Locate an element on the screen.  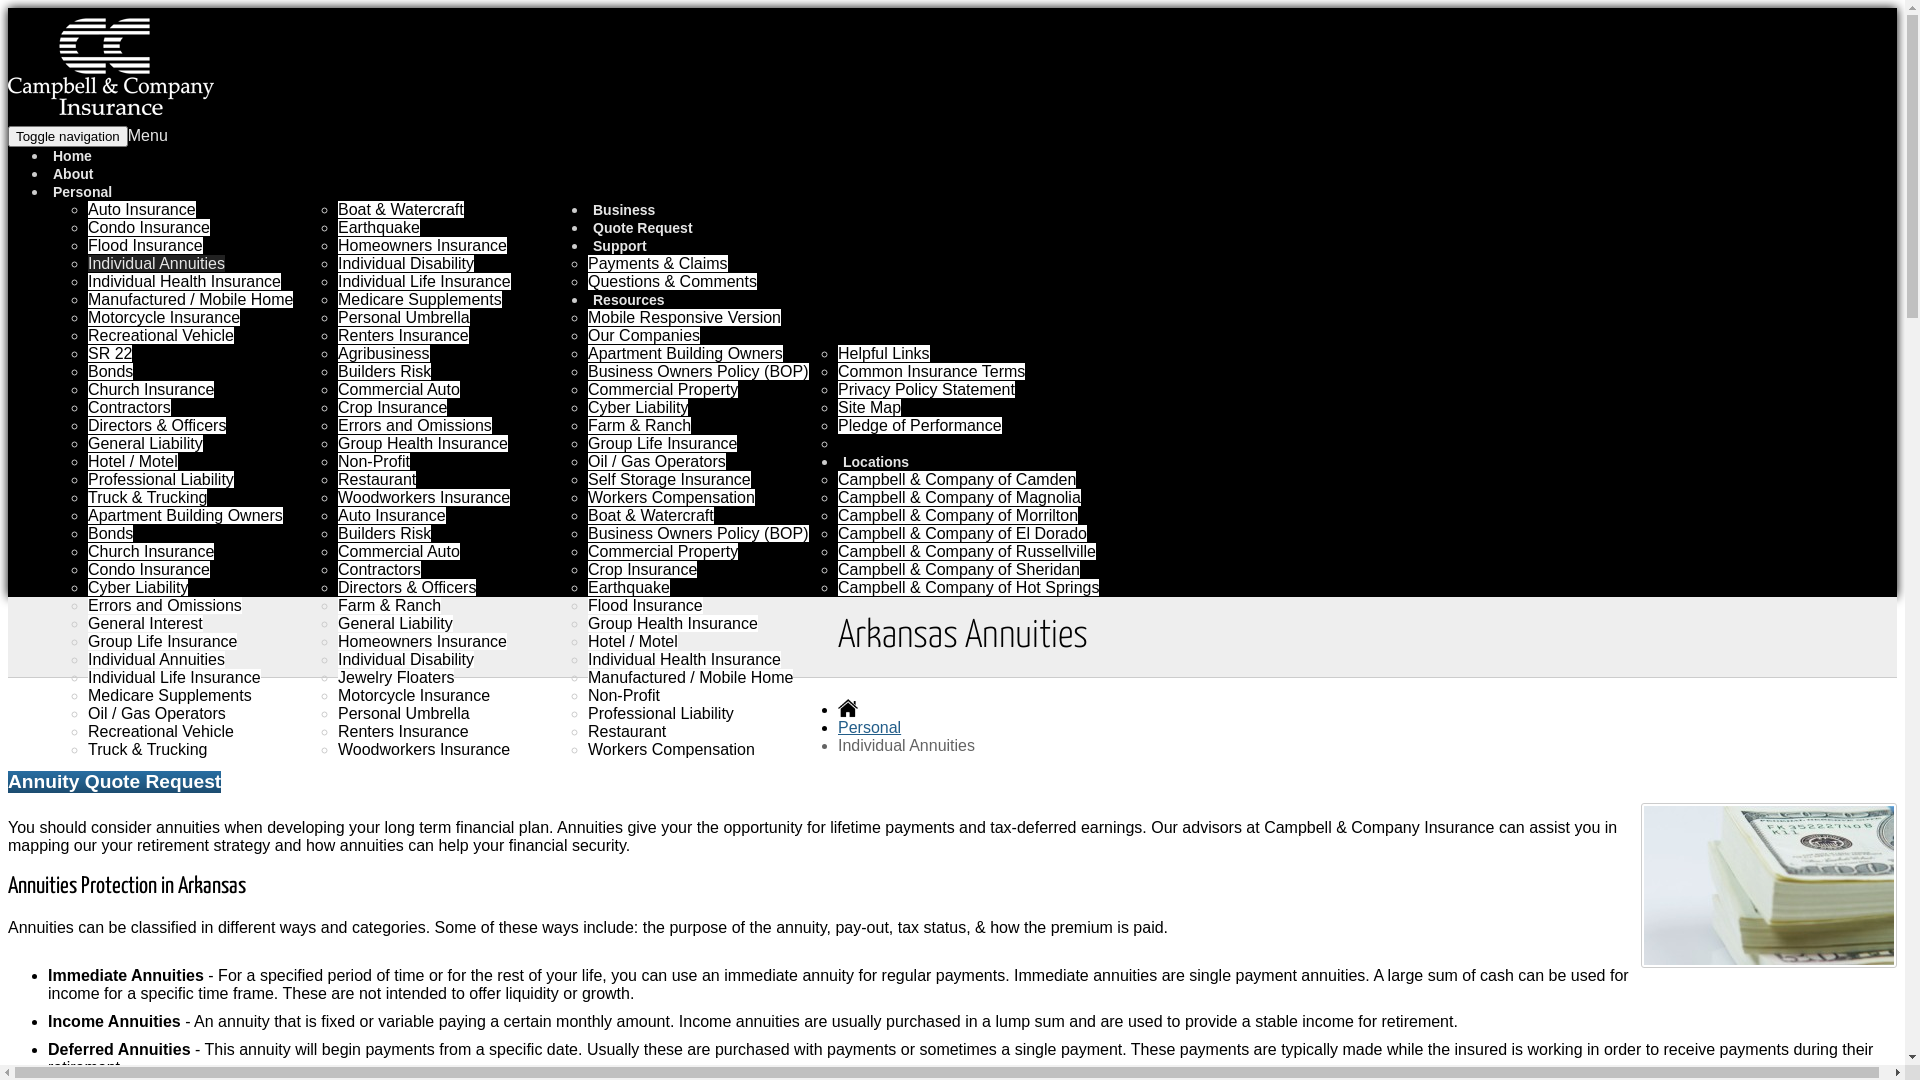
'Woodworkers Insurance' is located at coordinates (422, 749).